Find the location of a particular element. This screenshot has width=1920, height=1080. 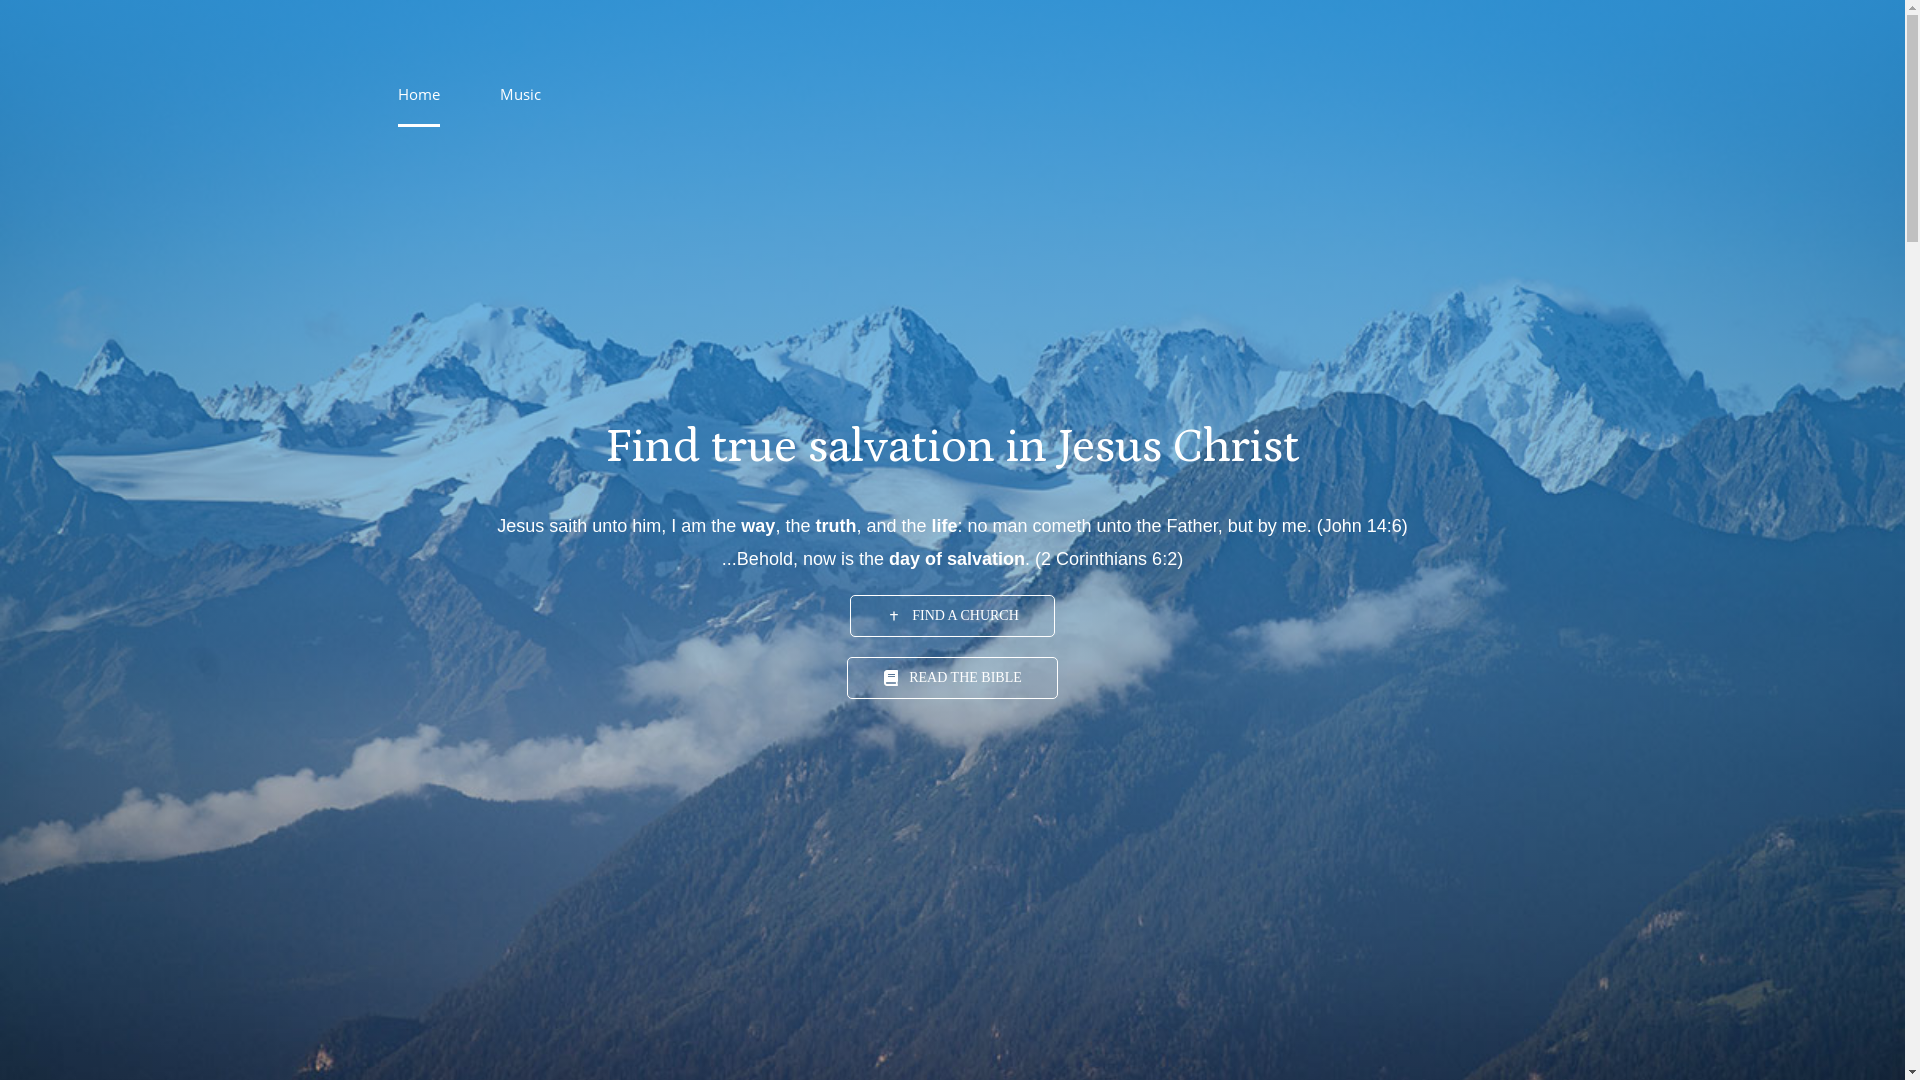

'Music' is located at coordinates (499, 93).